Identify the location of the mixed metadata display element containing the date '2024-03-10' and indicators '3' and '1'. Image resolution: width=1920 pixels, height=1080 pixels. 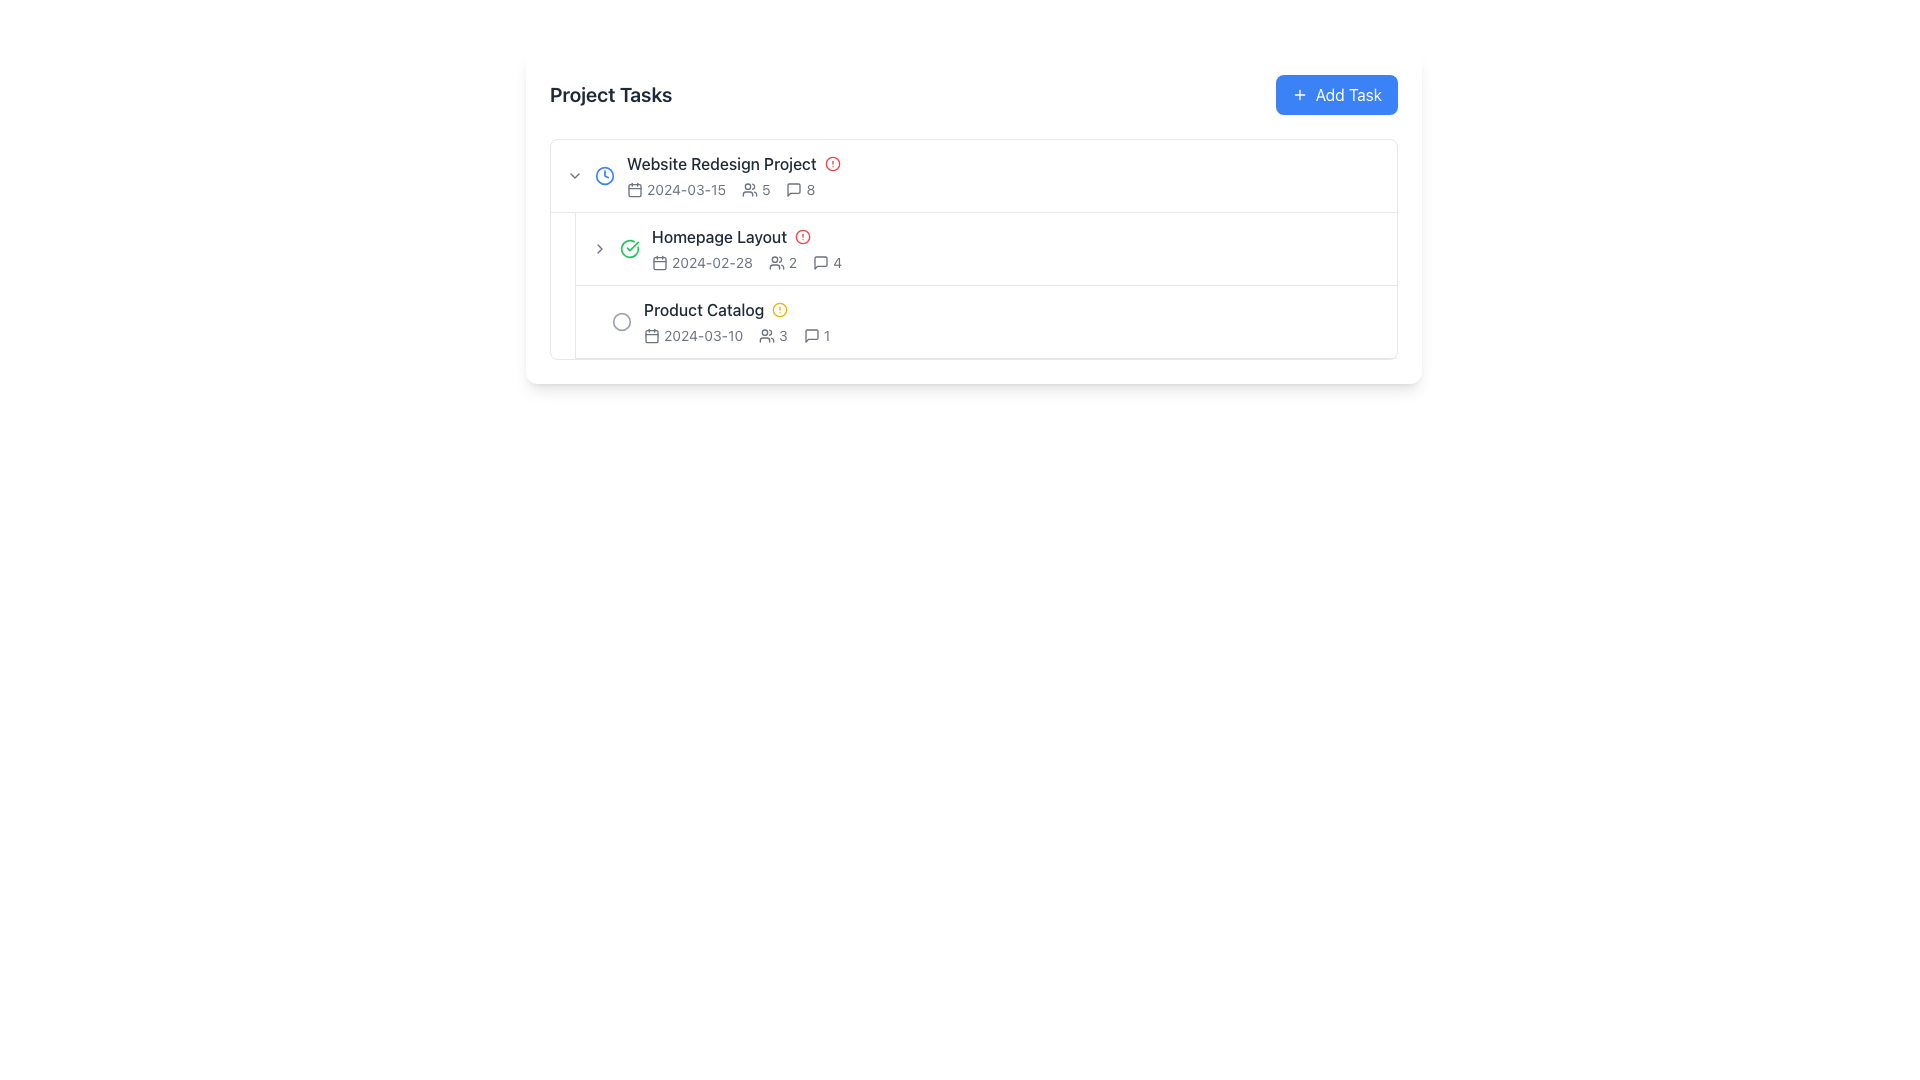
(1014, 334).